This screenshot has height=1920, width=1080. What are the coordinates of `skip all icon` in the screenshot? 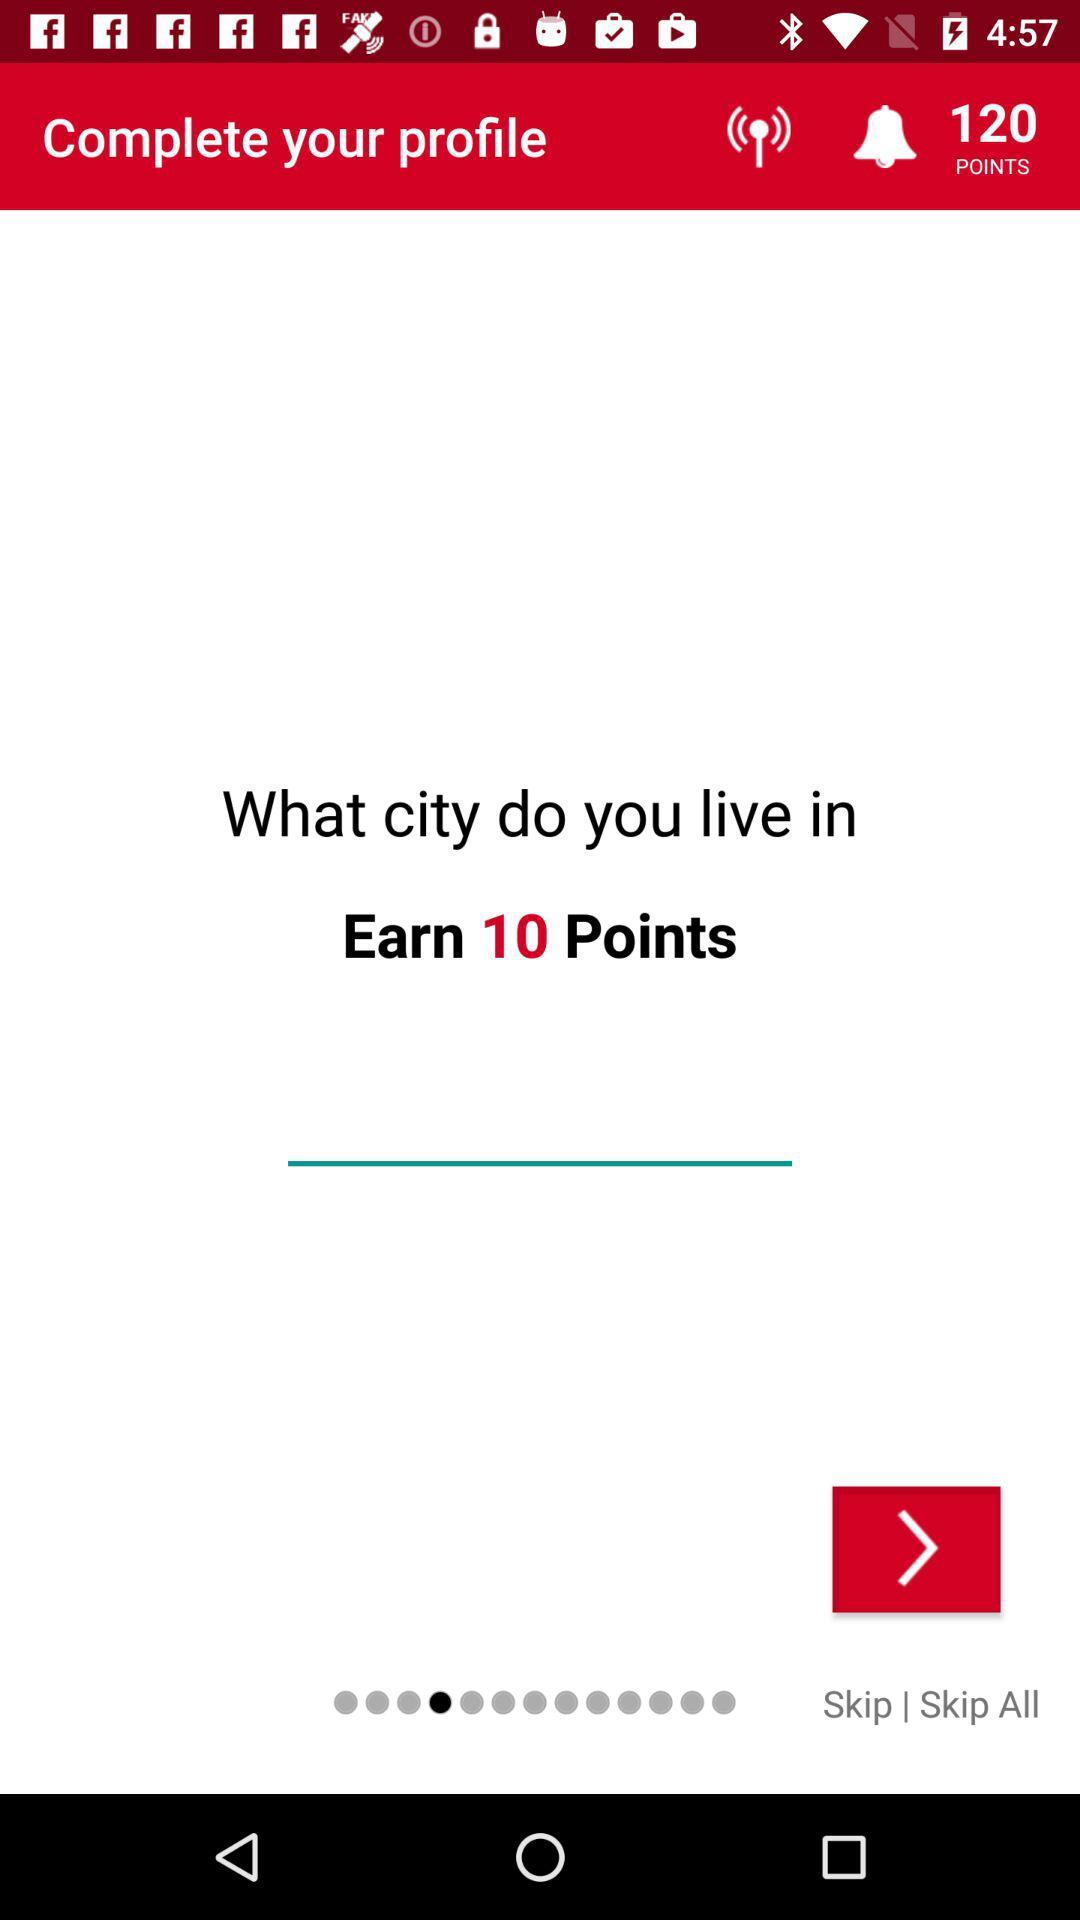 It's located at (978, 1702).